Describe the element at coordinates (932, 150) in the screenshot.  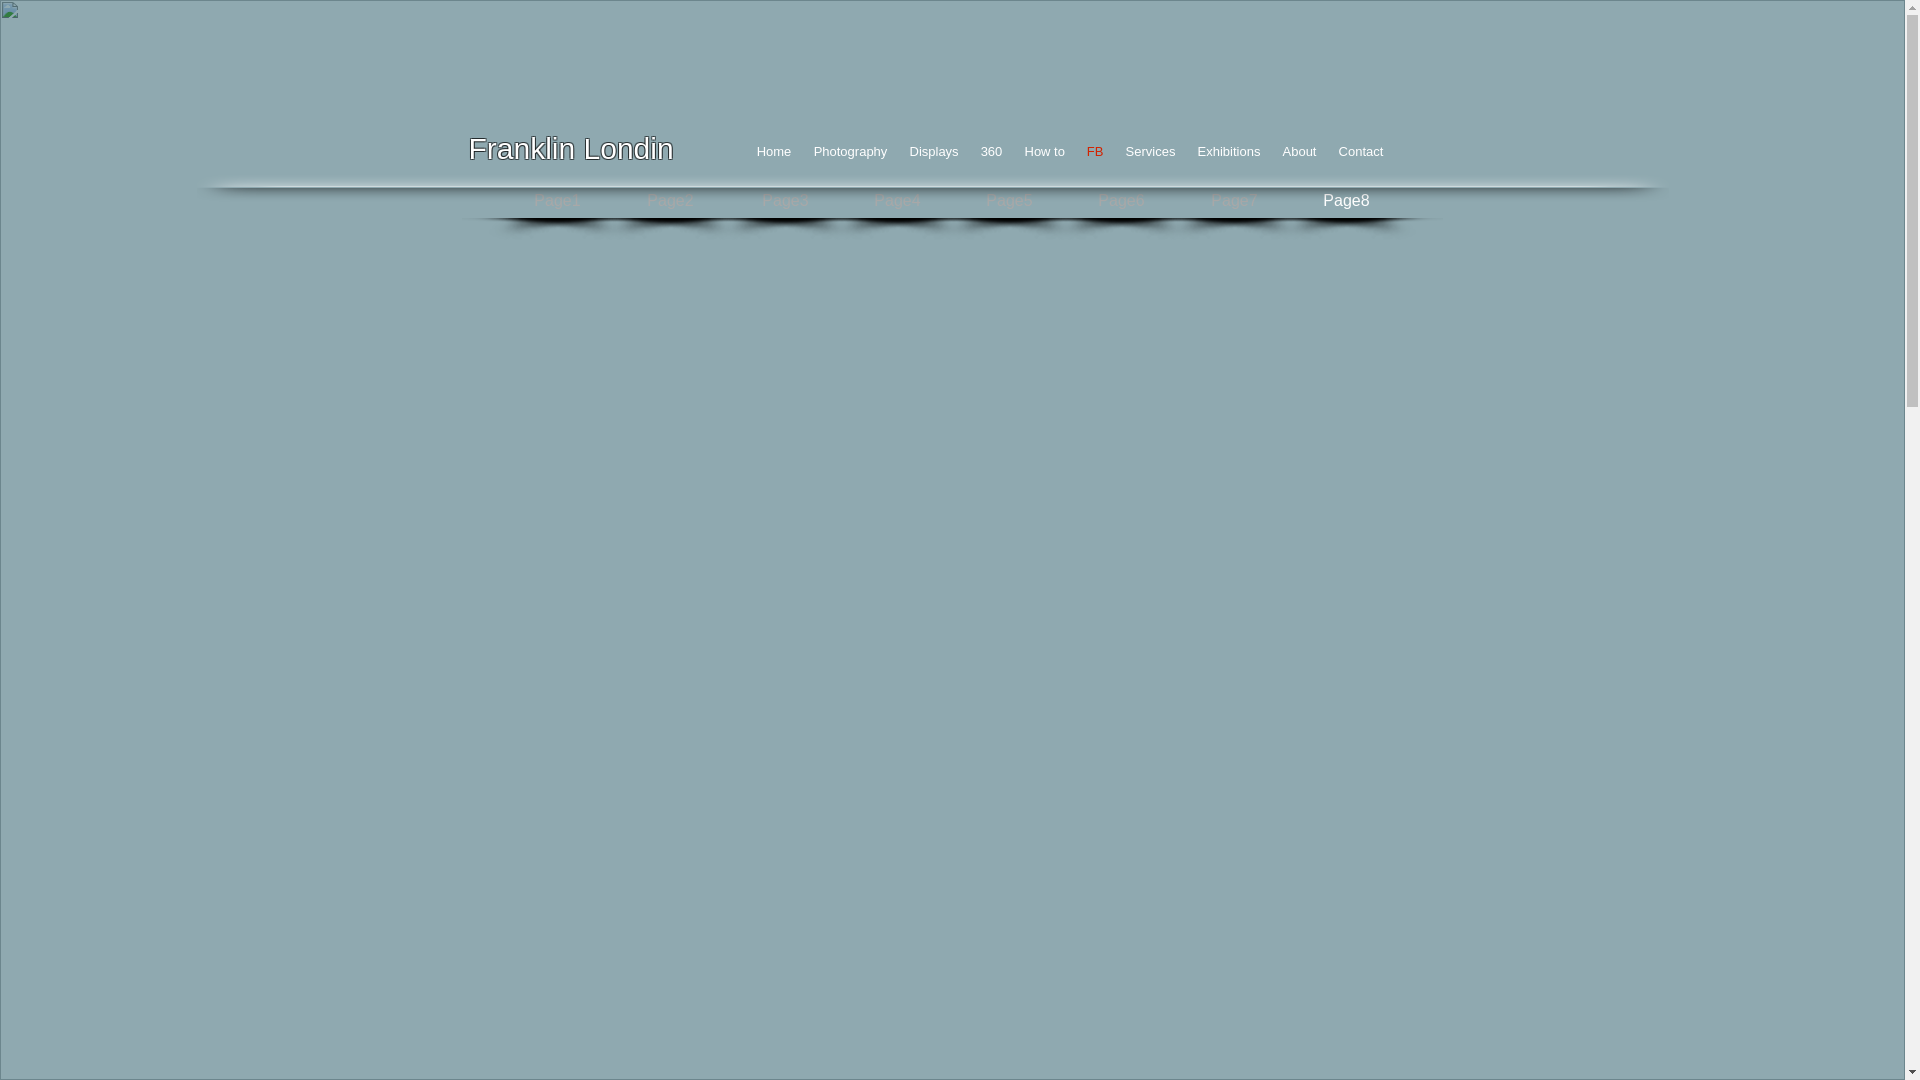
I see `'Displays'` at that location.